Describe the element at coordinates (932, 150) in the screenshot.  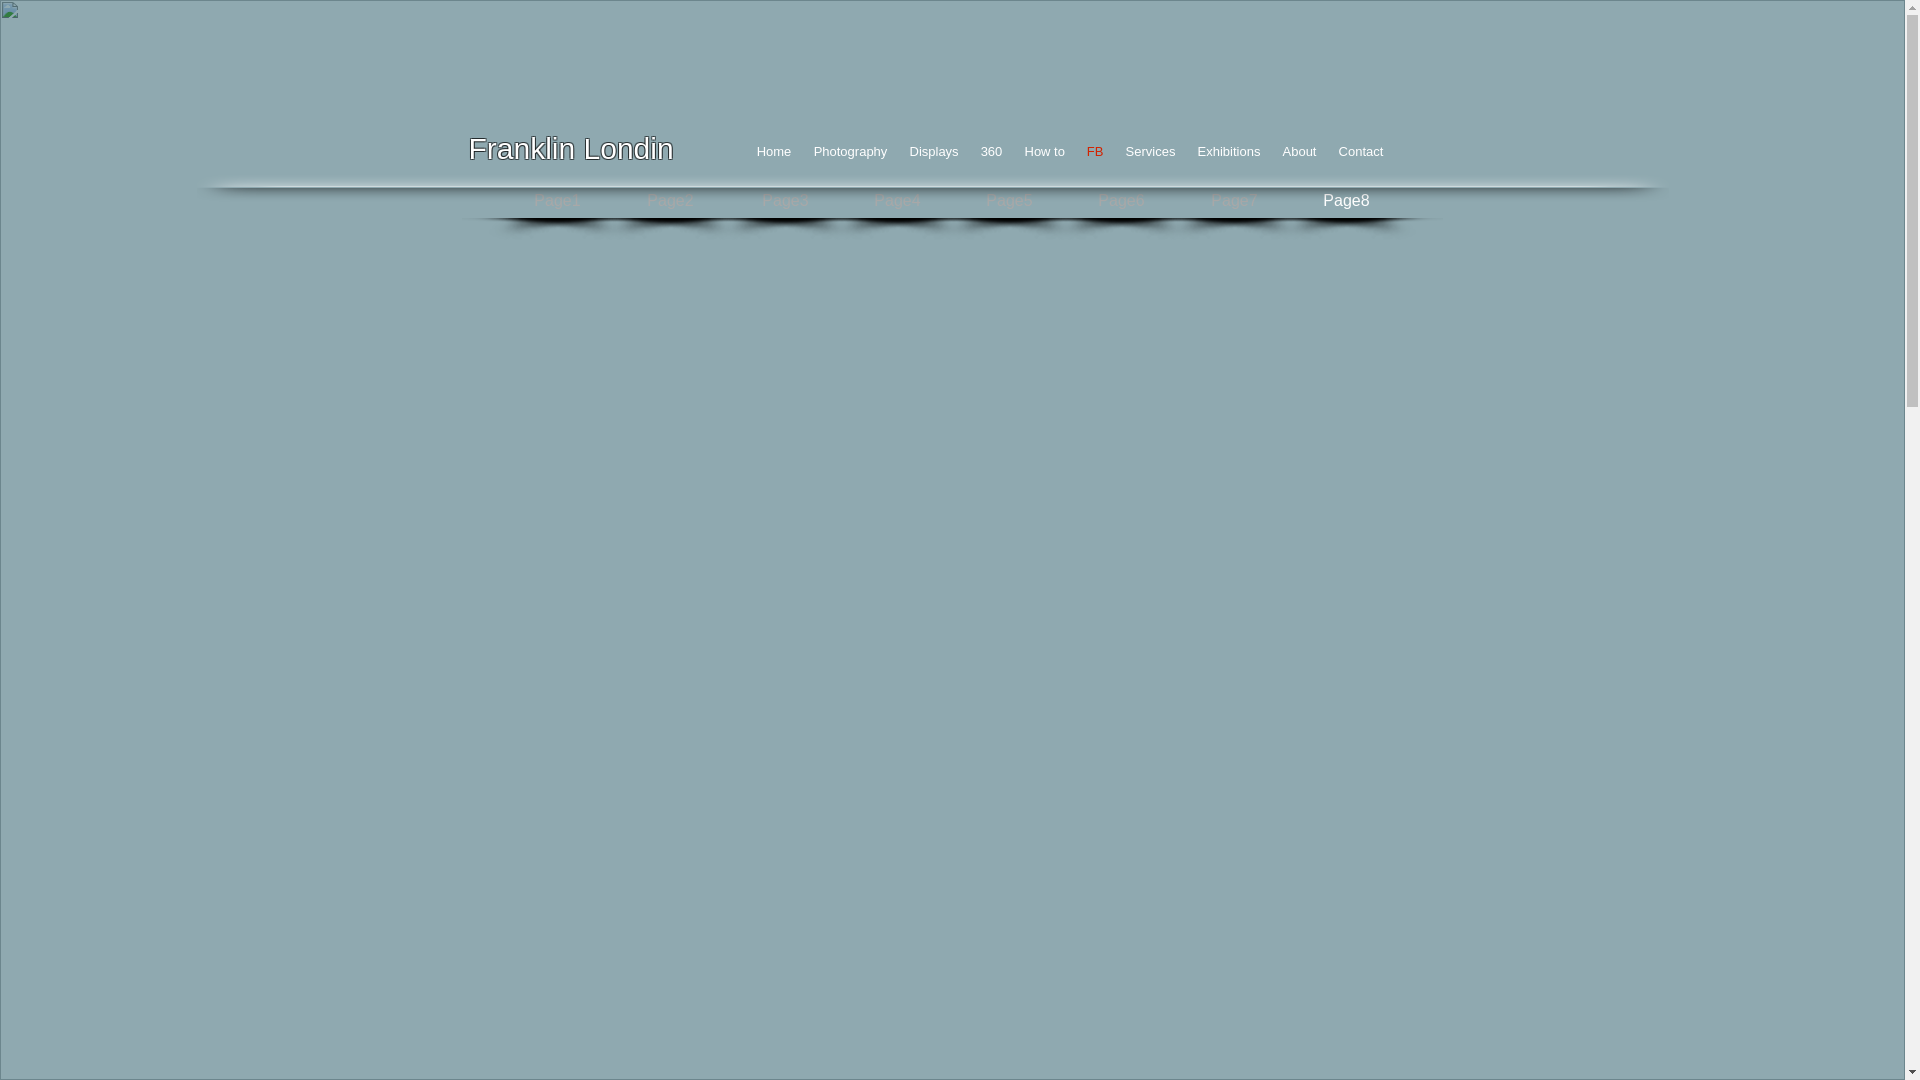
I see `'Displays'` at that location.